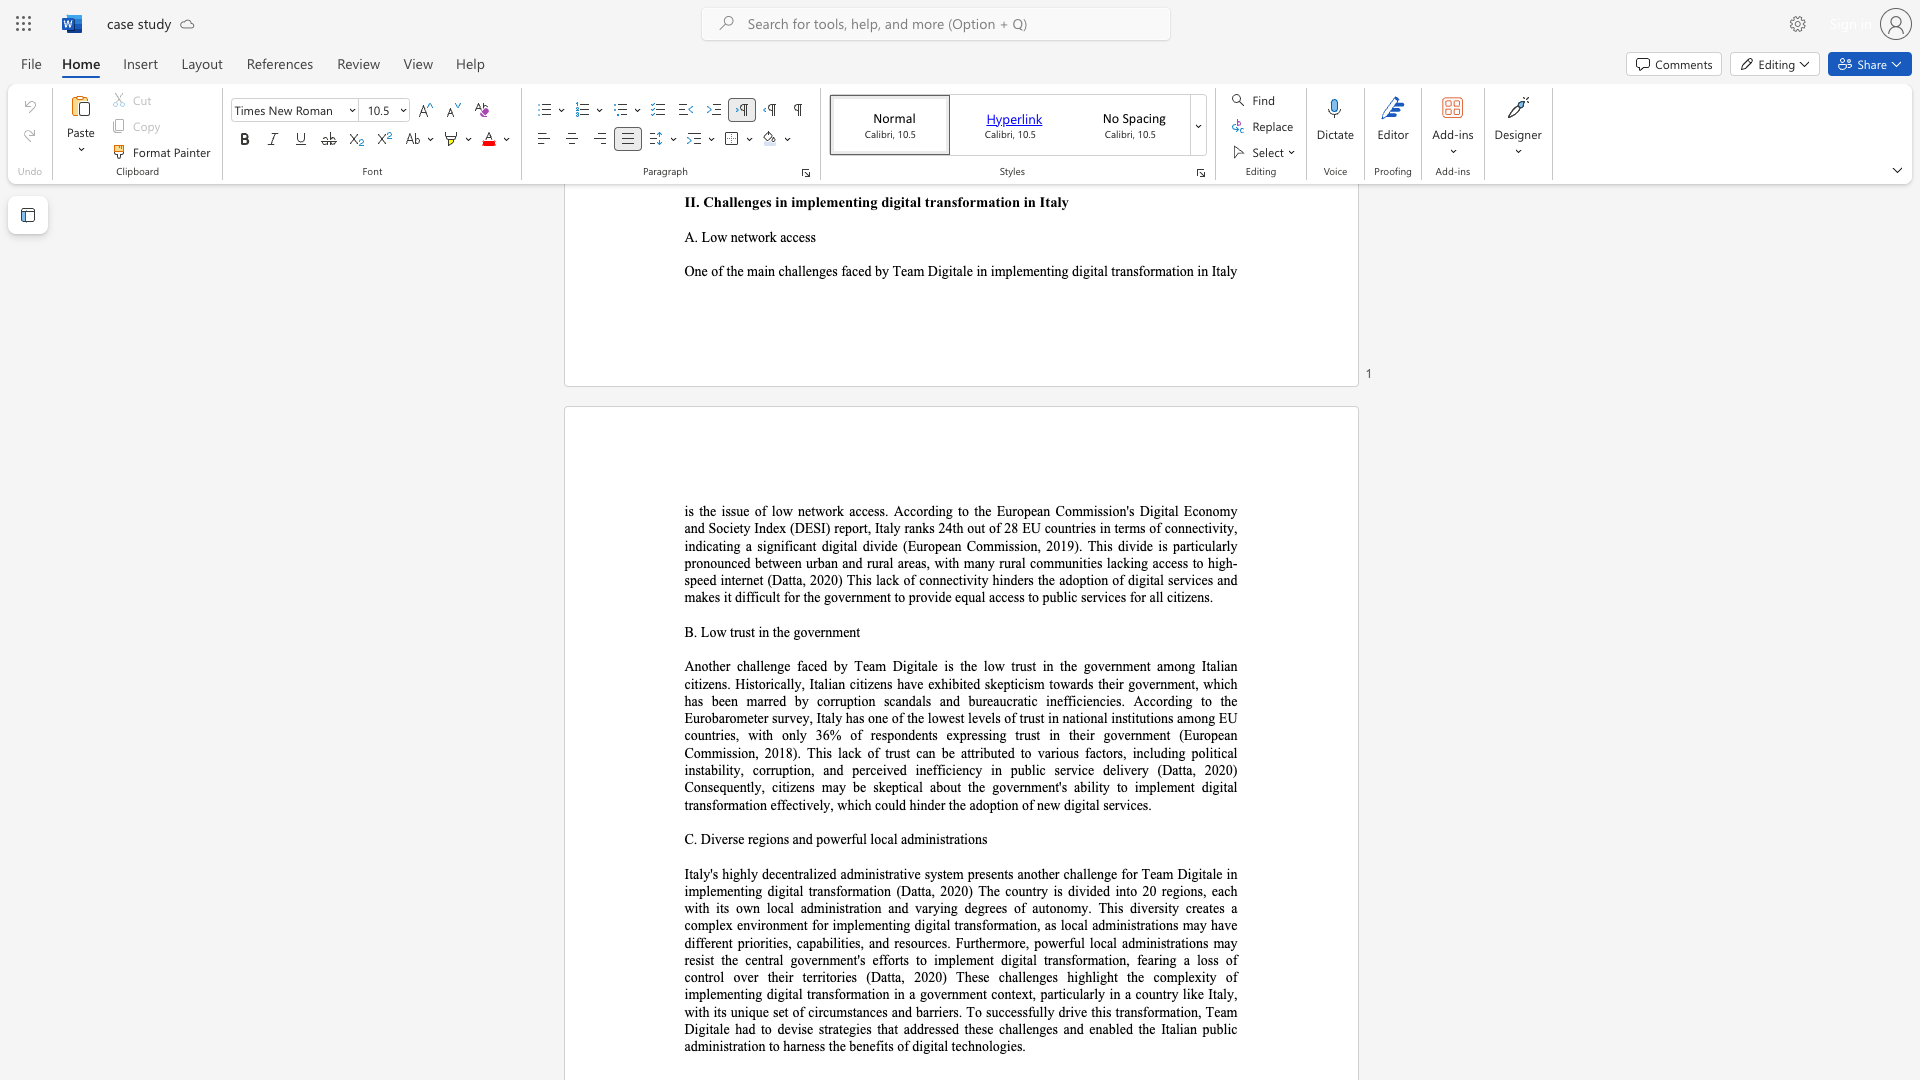 Image resolution: width=1920 pixels, height=1080 pixels. Describe the element at coordinates (934, 735) in the screenshot. I see `the 22th character "s" in the text` at that location.